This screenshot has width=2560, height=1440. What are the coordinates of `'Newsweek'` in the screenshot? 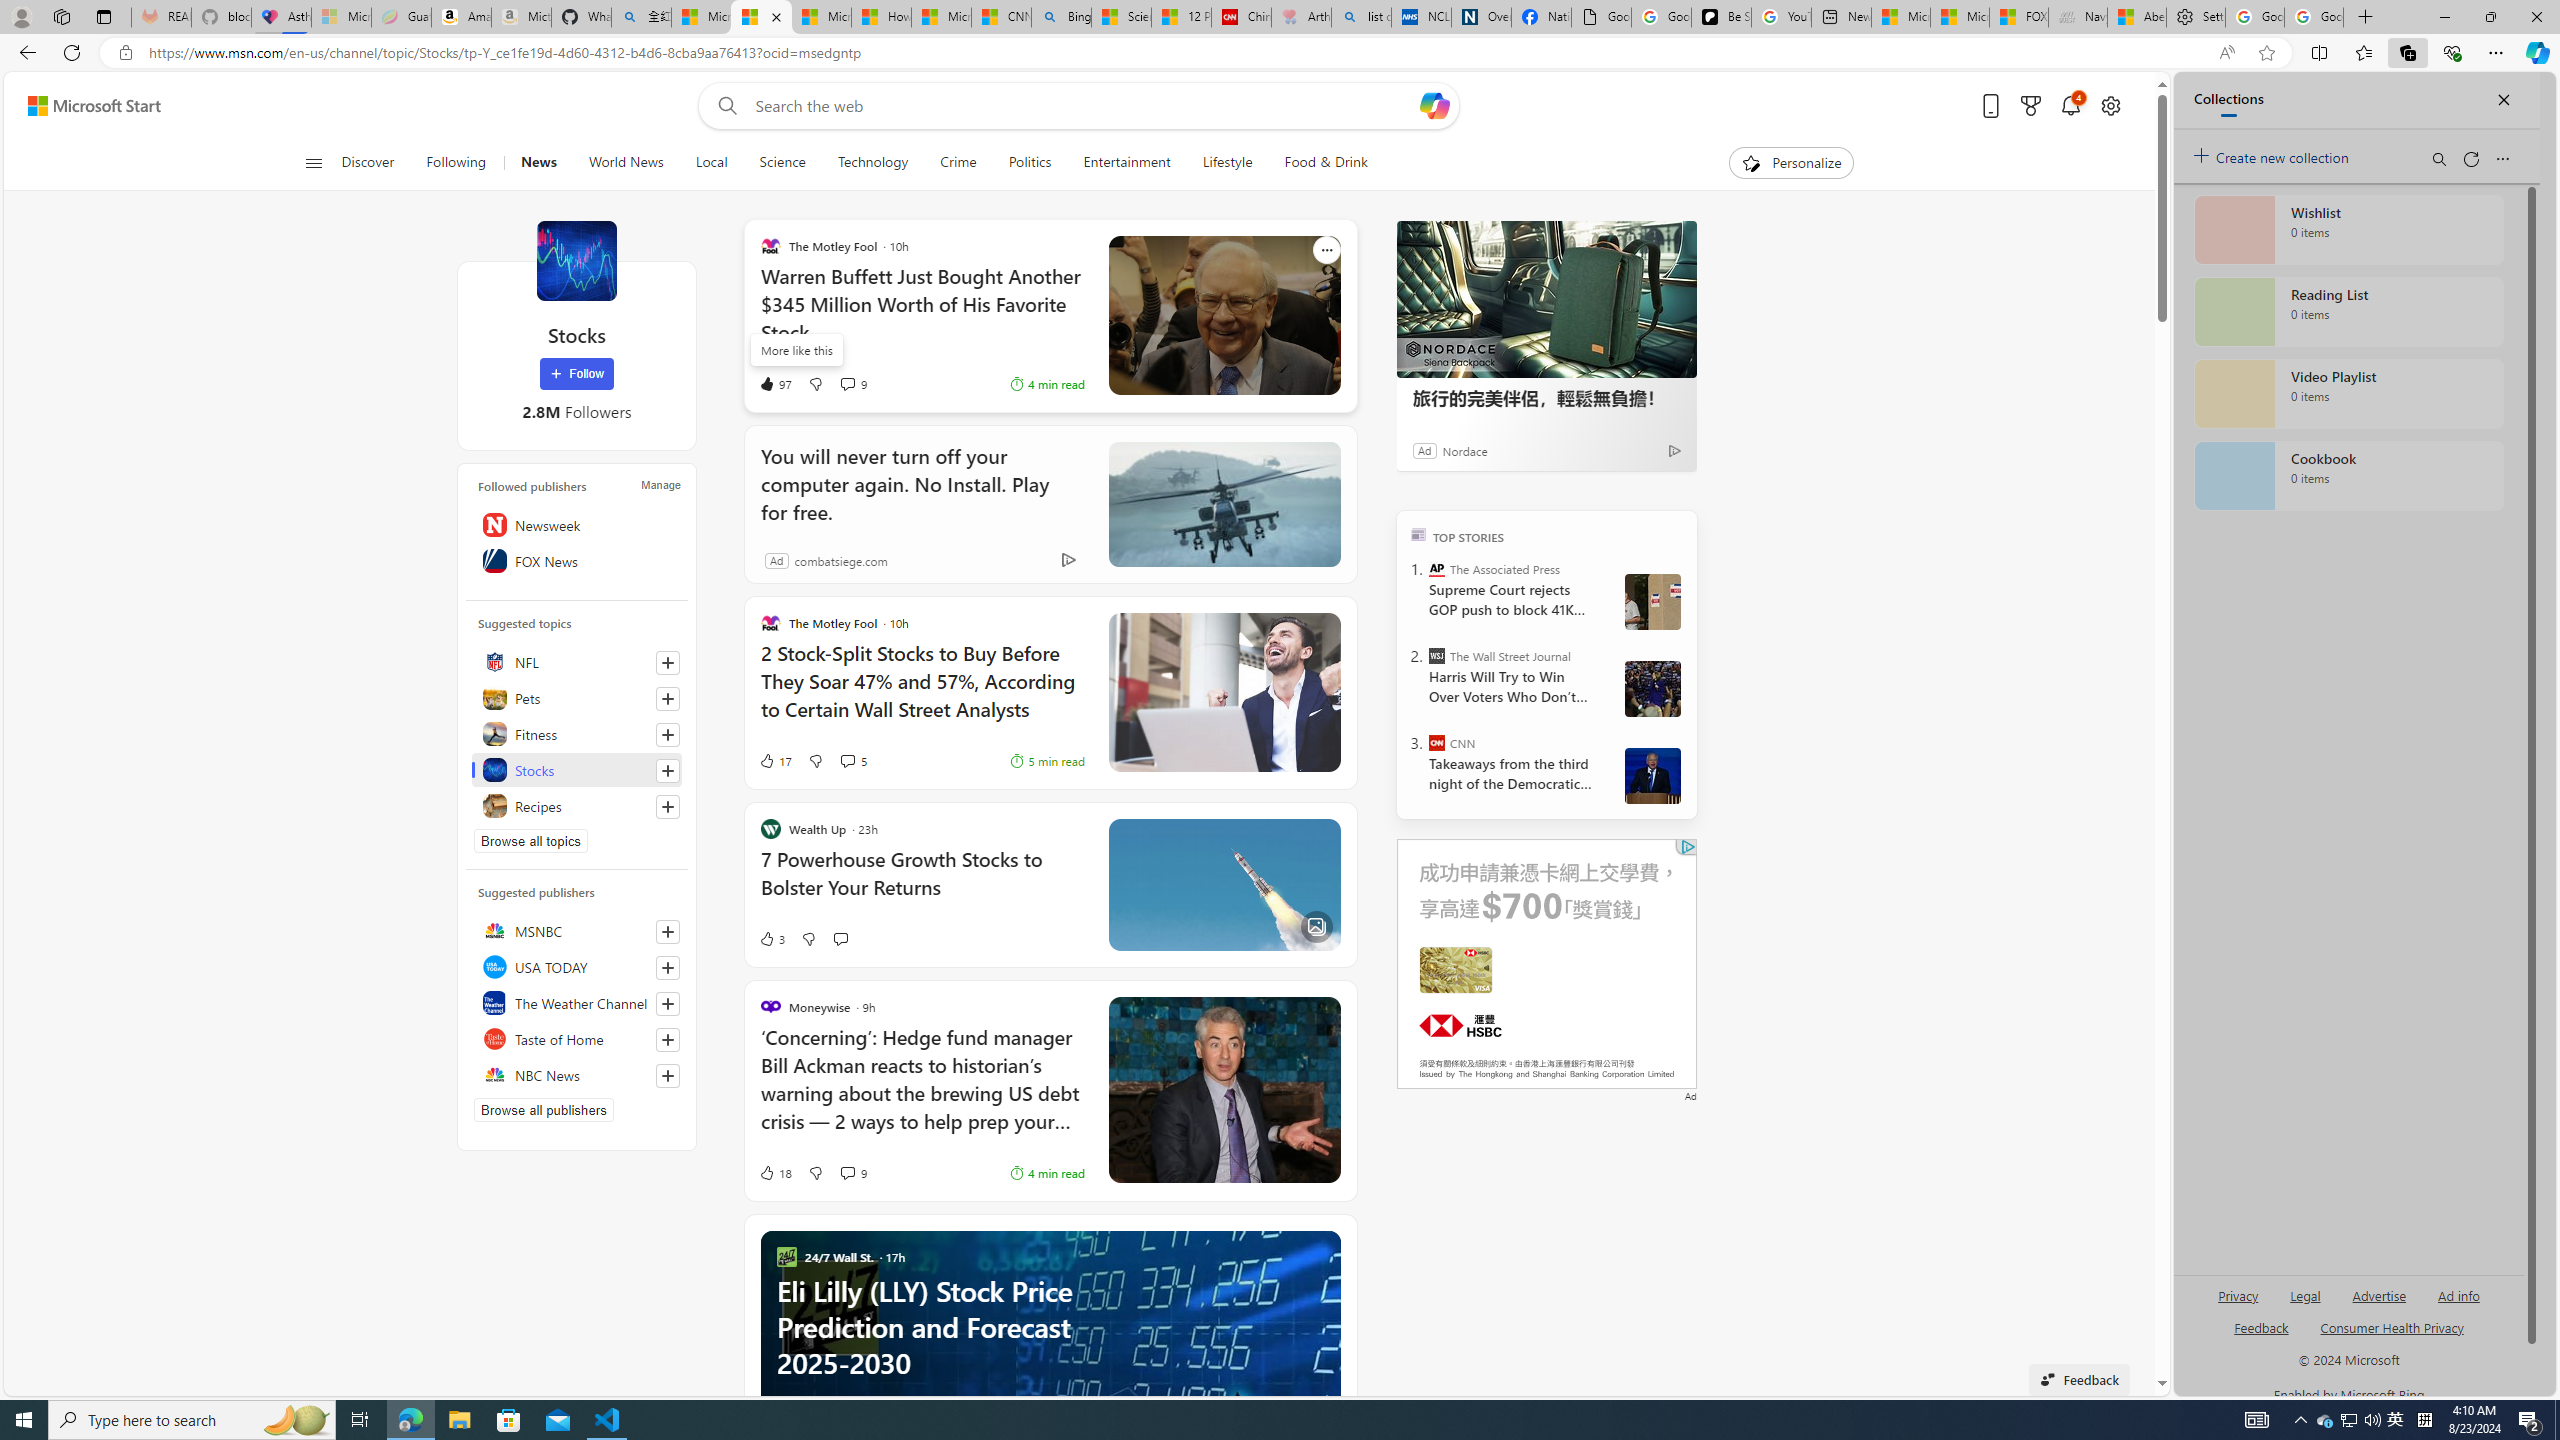 It's located at (575, 524).